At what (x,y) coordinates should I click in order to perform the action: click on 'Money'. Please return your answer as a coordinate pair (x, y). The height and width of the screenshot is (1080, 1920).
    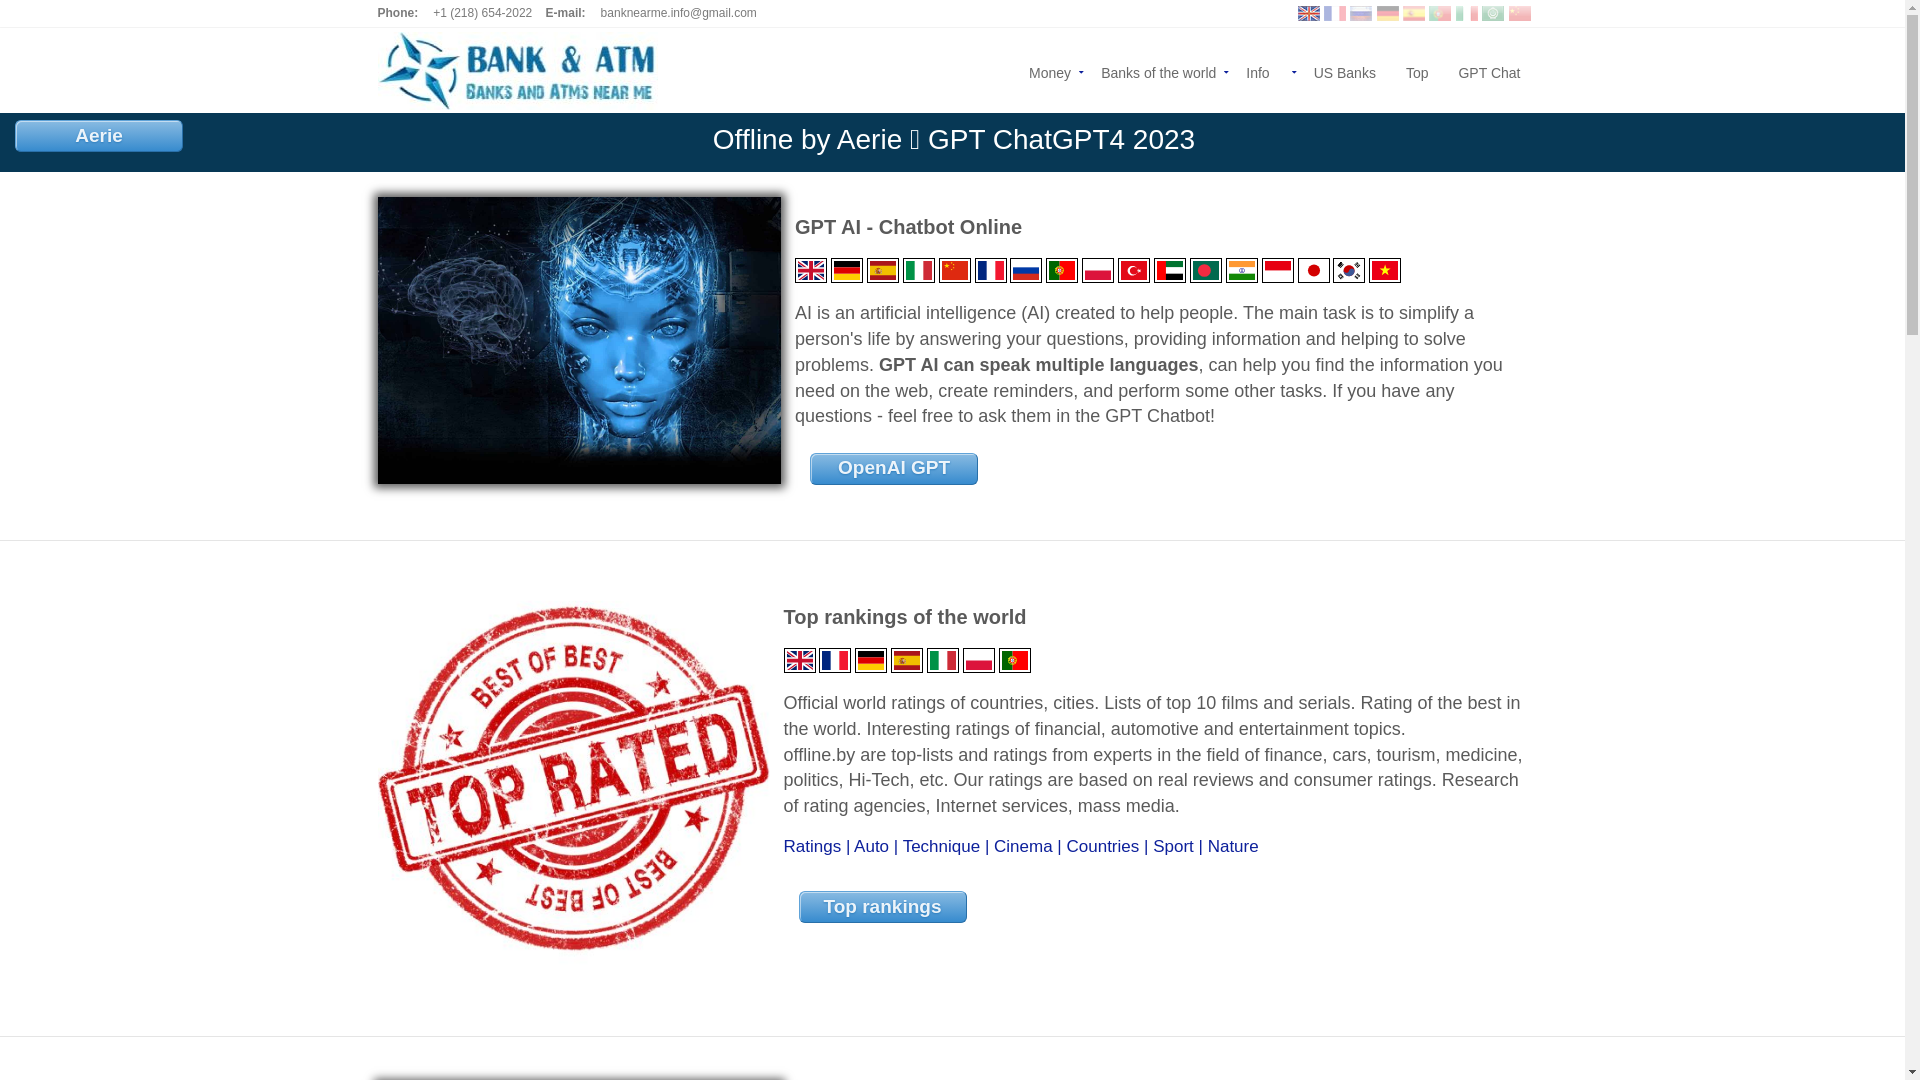
    Looking at the image, I should click on (1013, 69).